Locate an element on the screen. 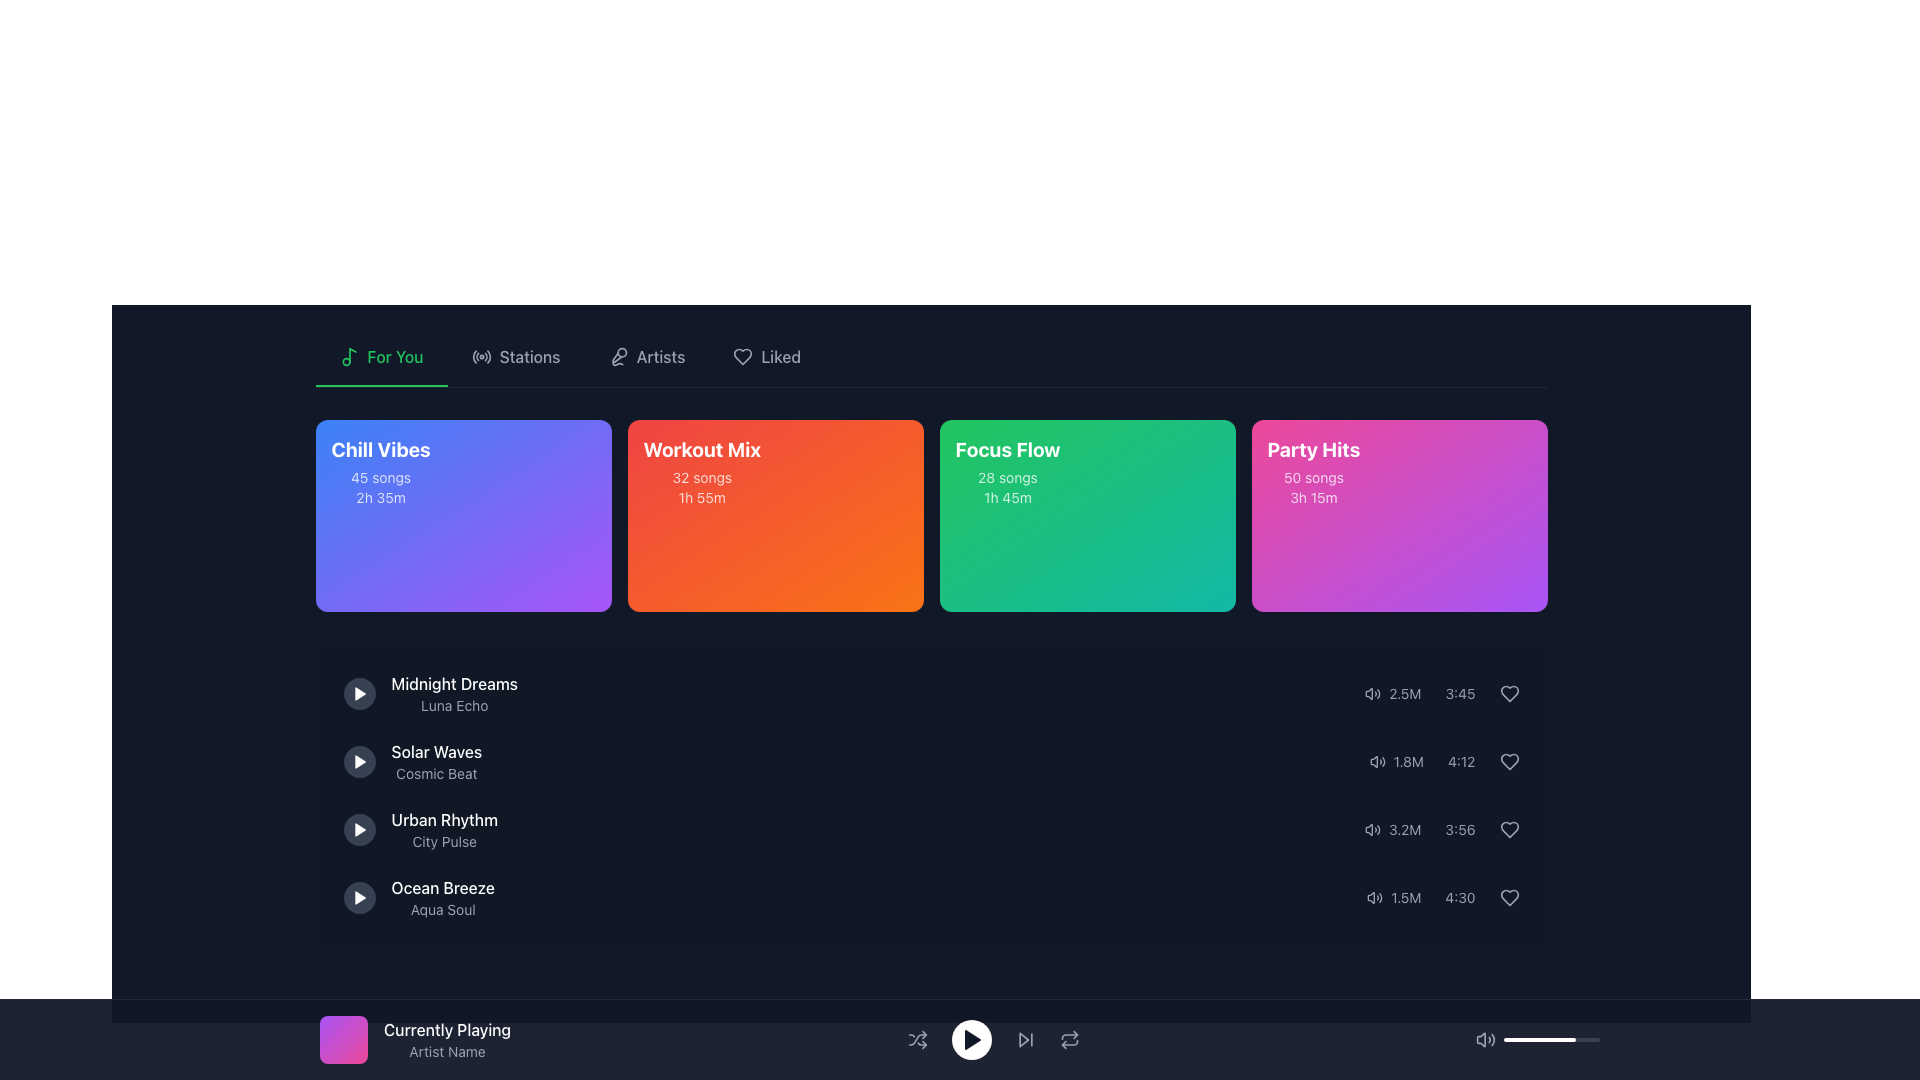 Image resolution: width=1920 pixels, height=1080 pixels. the circular radio signal icon located on the navigation bar, positioned to the left of the 'Artists' label and to the right of the 'For You' label is located at coordinates (481, 356).